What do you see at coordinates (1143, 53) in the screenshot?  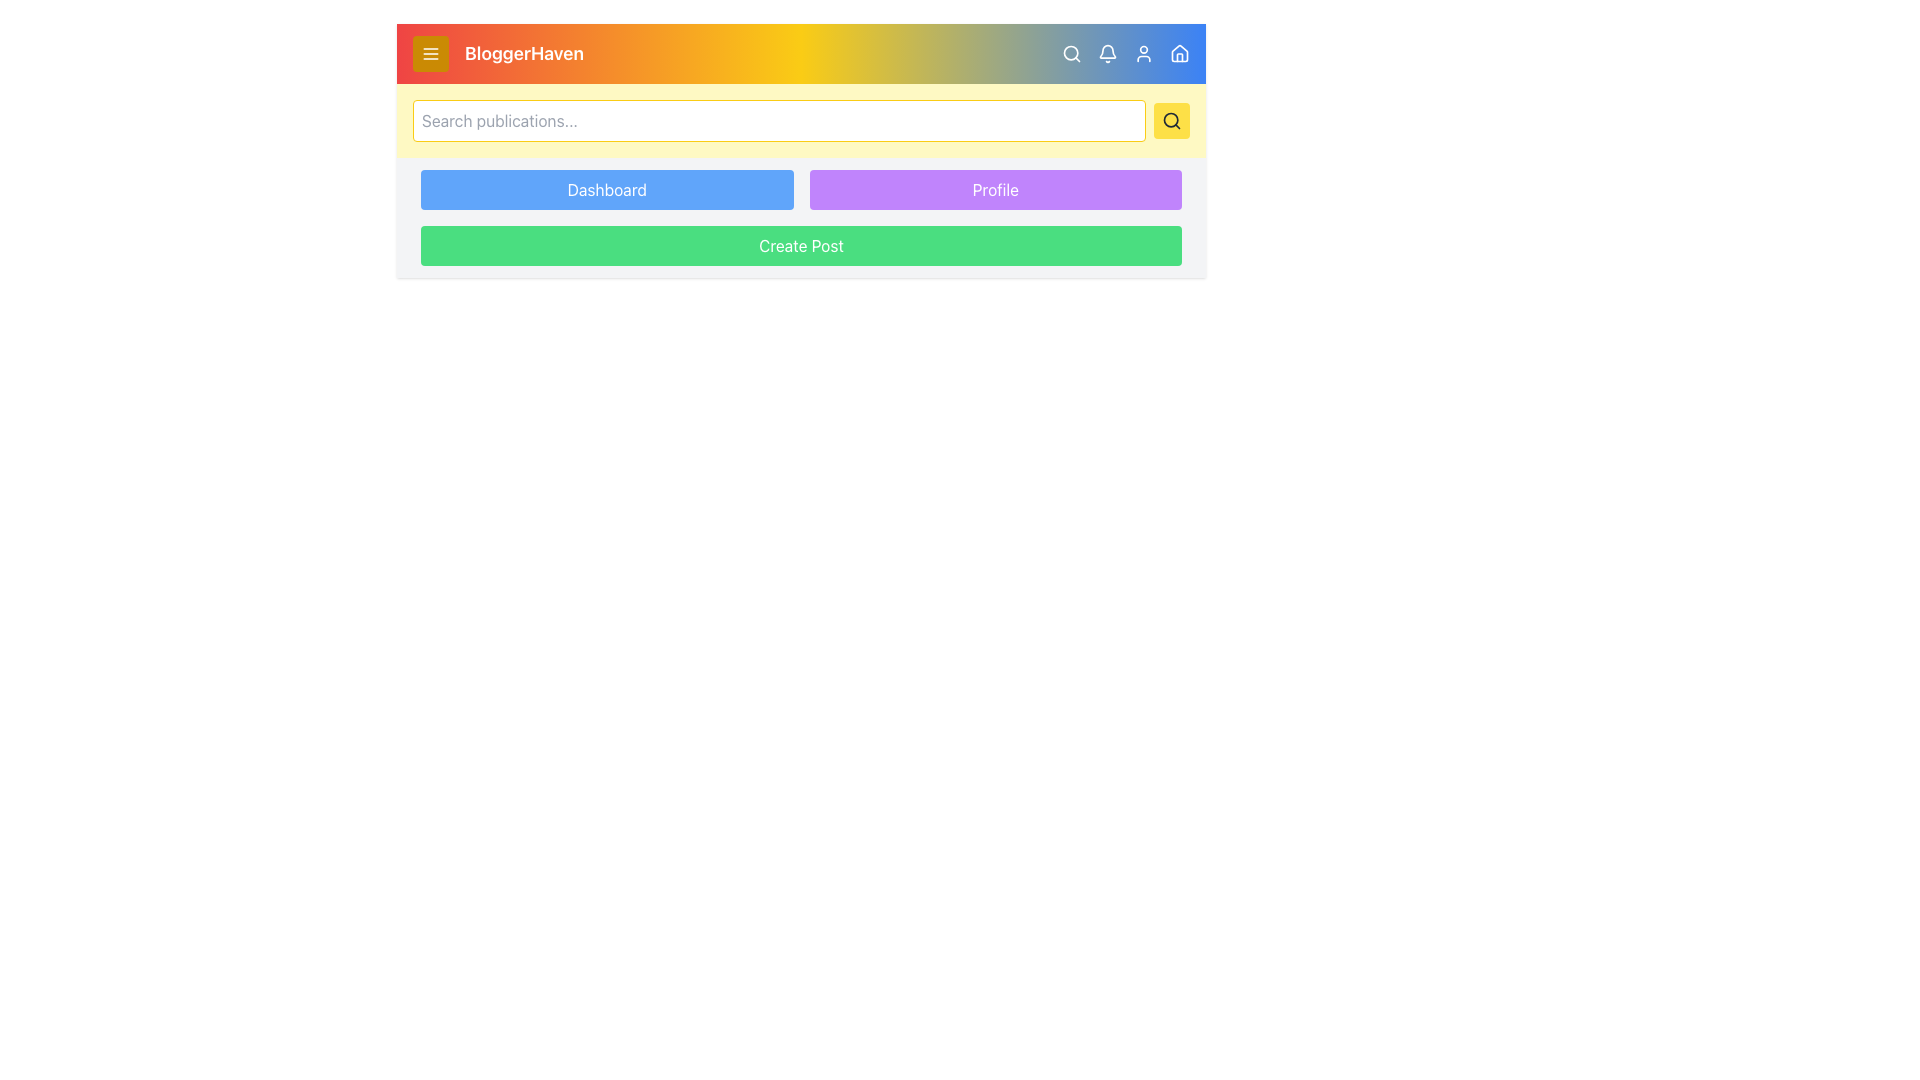 I see `the user profile icon button, which is a simple outline of a person on a blue background located at the top-right corner of the interface` at bounding box center [1143, 53].